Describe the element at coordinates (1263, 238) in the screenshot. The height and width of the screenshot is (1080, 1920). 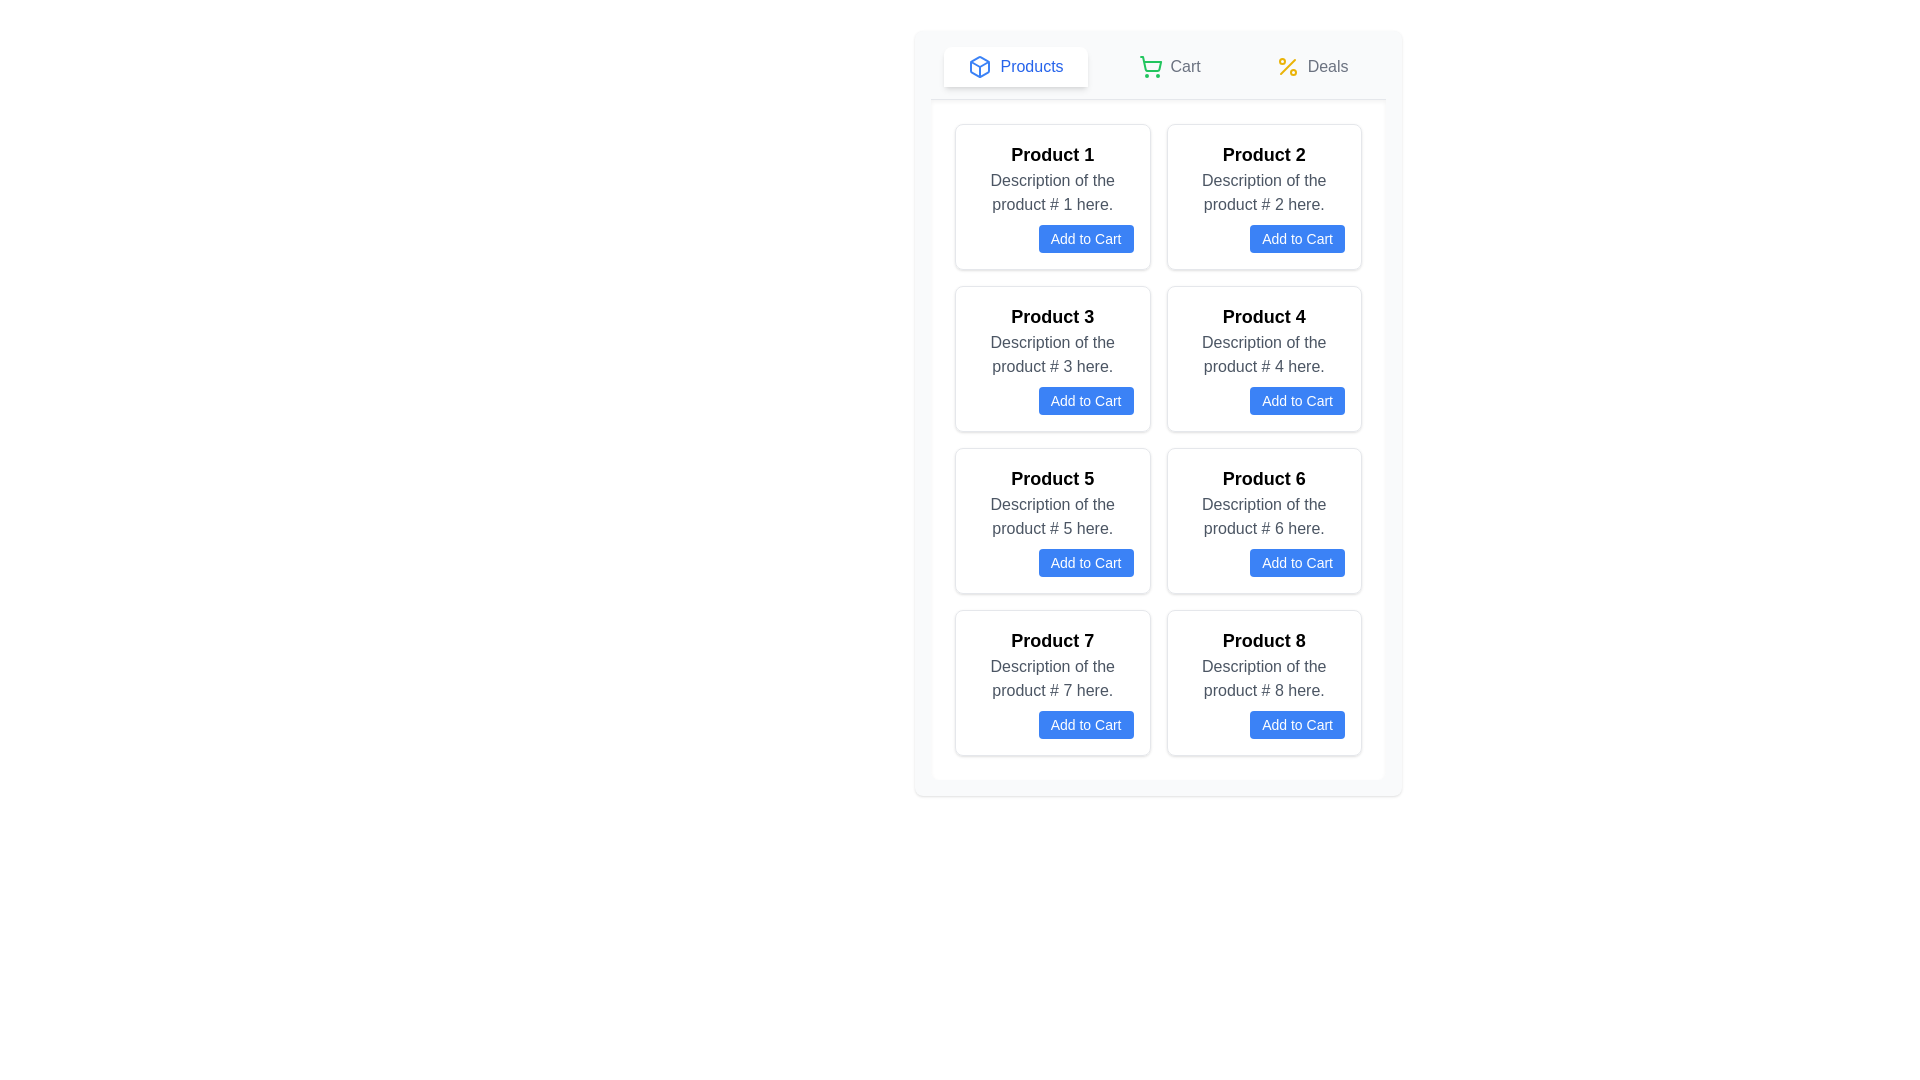
I see `the 'Add to Cart' button, which is a rectangular button with white text on a blue background located at the bottom-right corner of Product 2's card` at that location.